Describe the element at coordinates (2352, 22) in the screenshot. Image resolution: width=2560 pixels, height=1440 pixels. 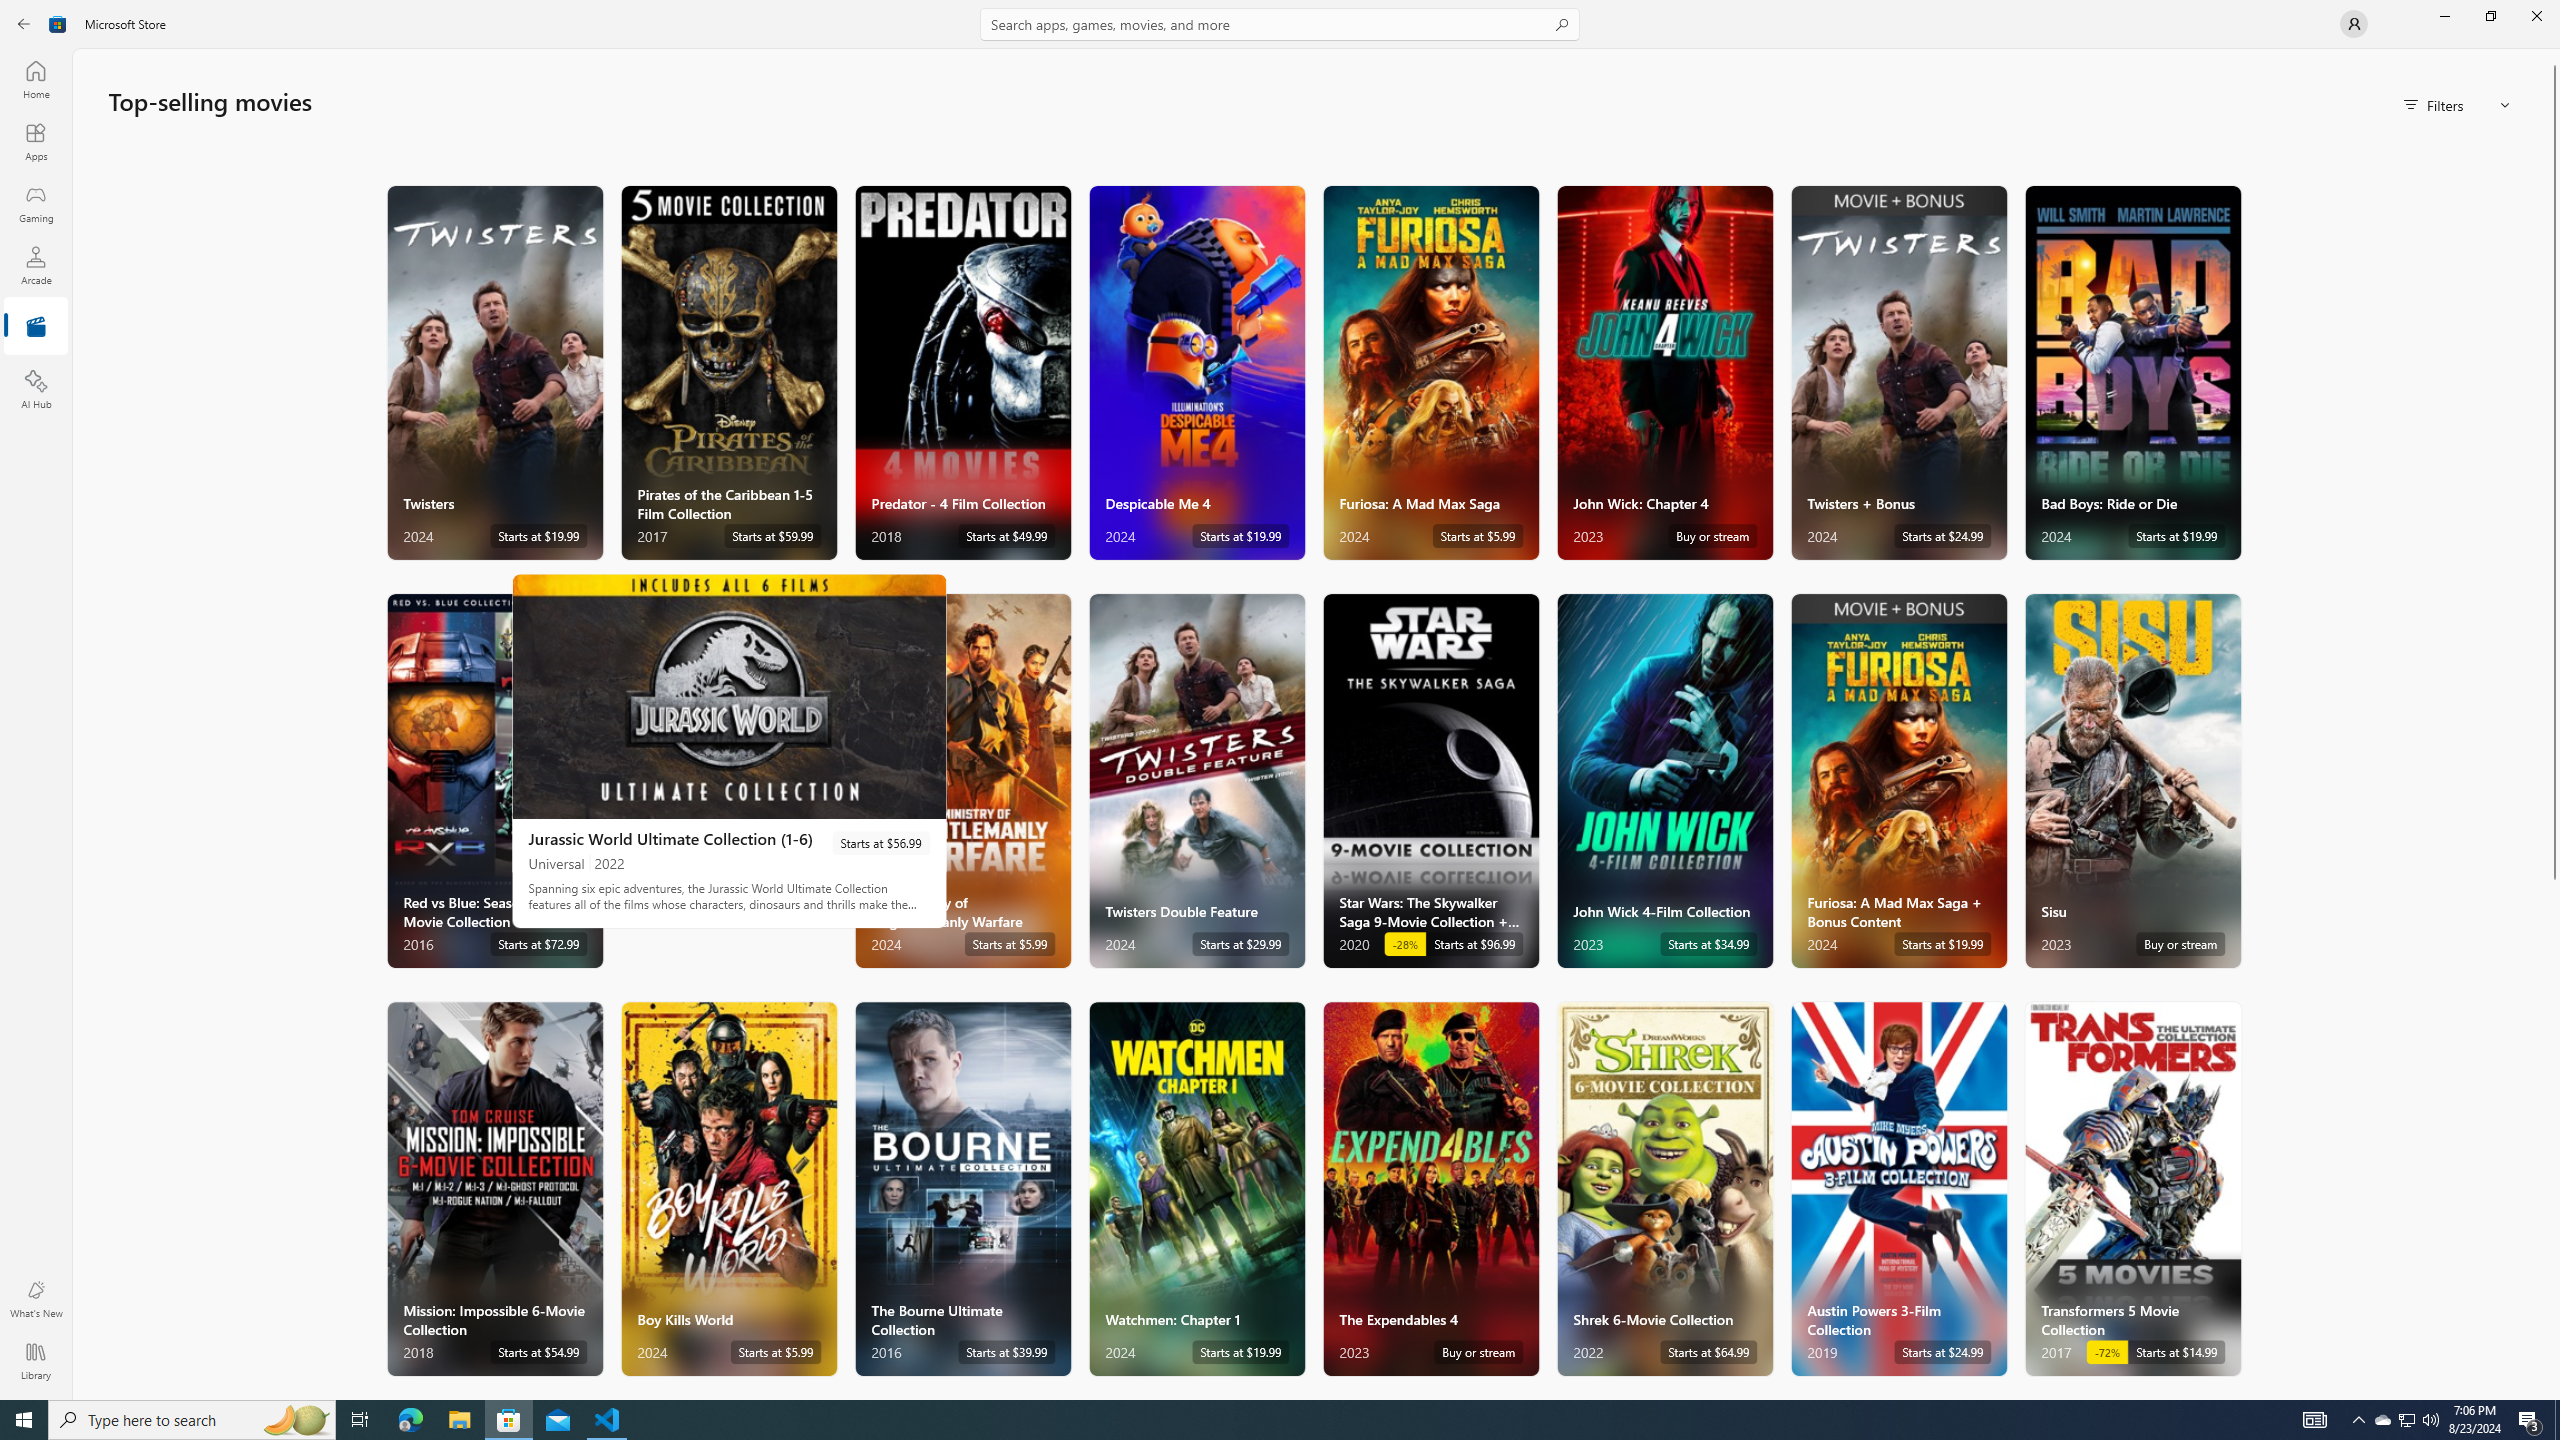
I see `'User profile'` at that location.